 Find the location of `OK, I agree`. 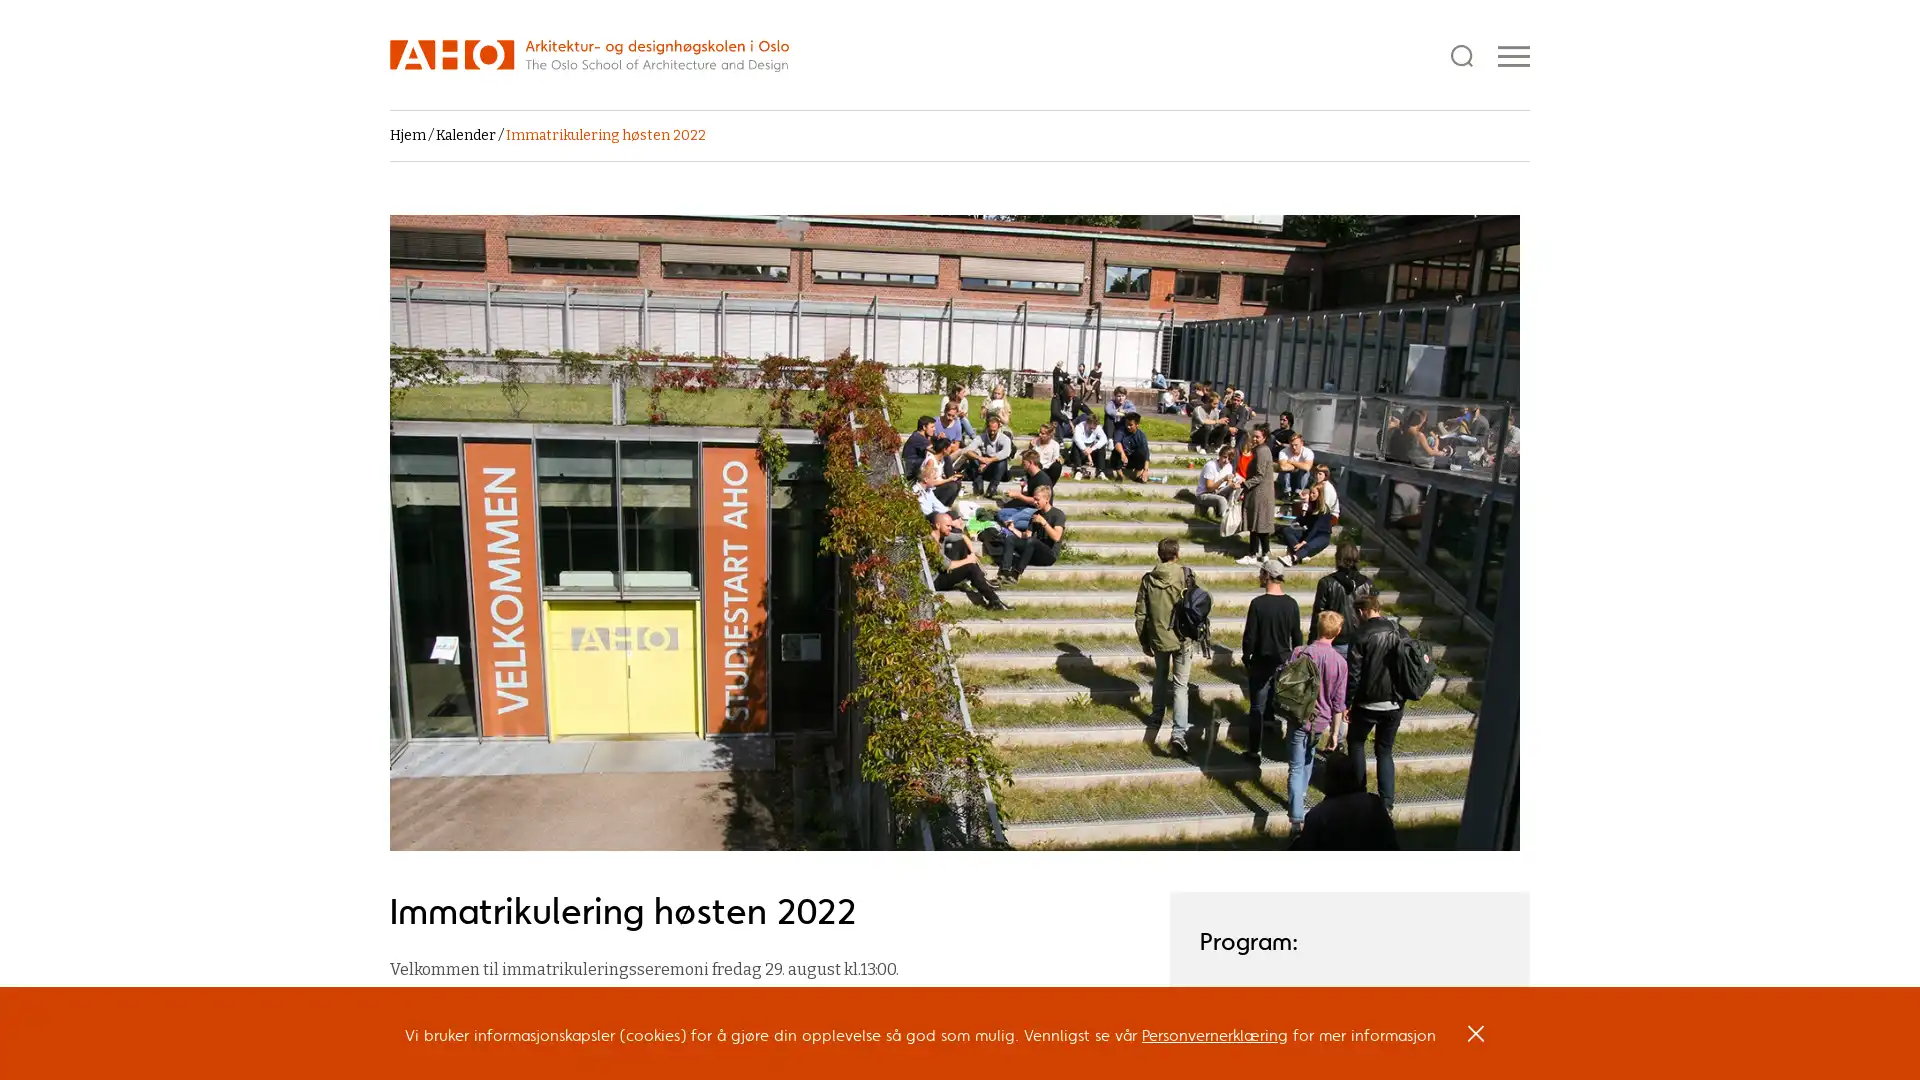

OK, I agree is located at coordinates (1476, 1040).